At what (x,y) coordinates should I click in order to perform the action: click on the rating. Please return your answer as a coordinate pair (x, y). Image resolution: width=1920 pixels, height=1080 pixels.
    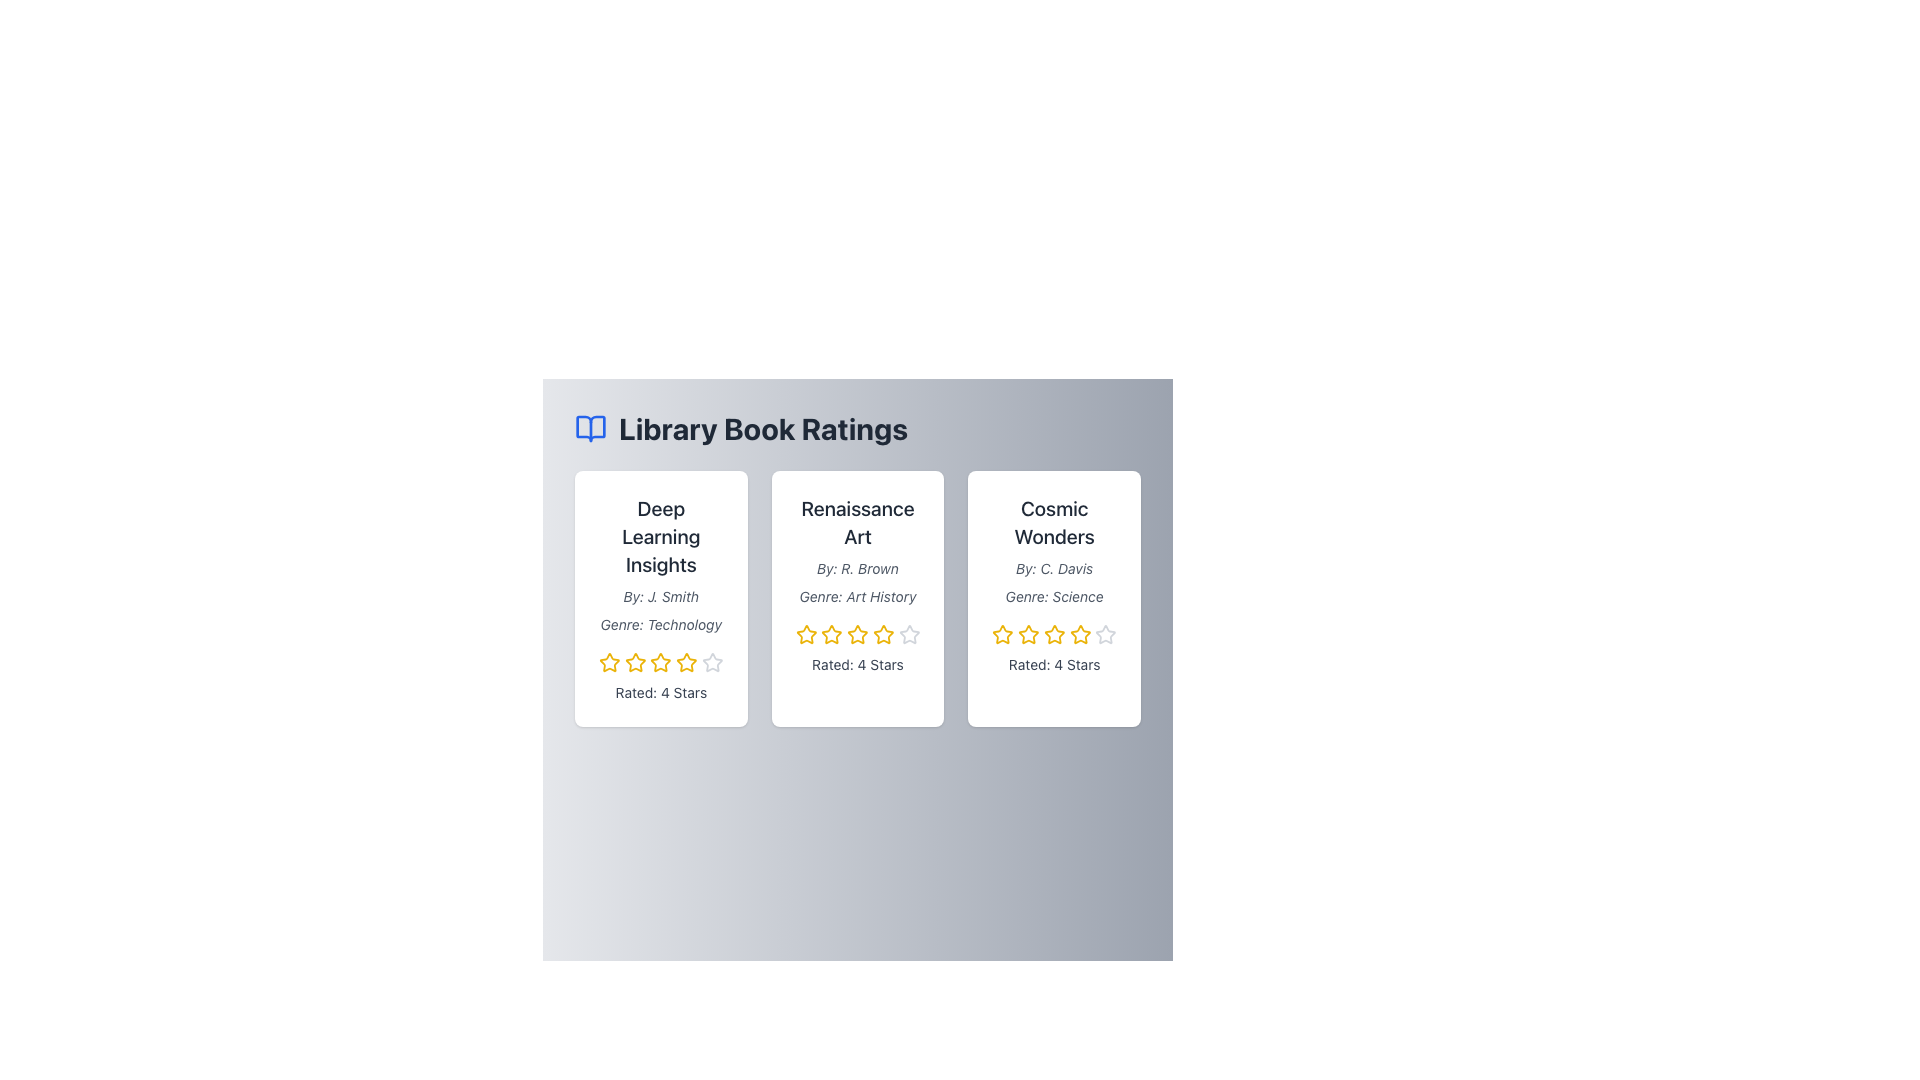
    Looking at the image, I should click on (1048, 634).